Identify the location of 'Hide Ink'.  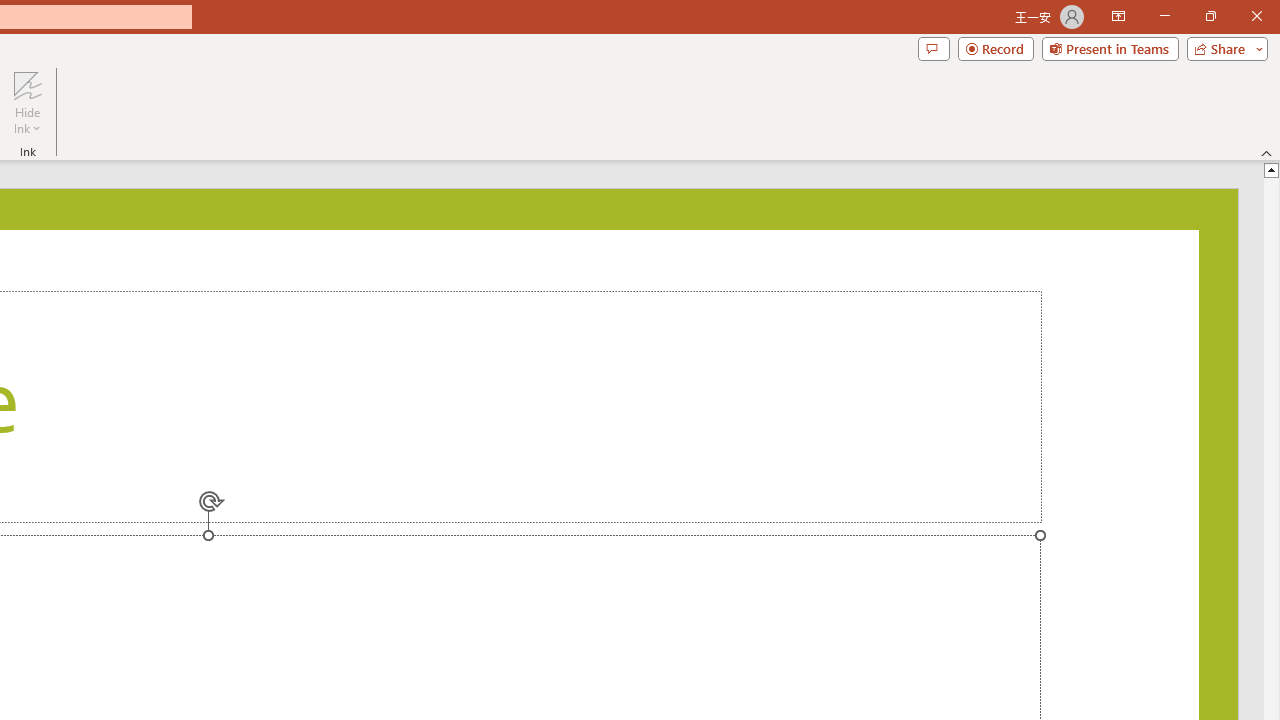
(27, 84).